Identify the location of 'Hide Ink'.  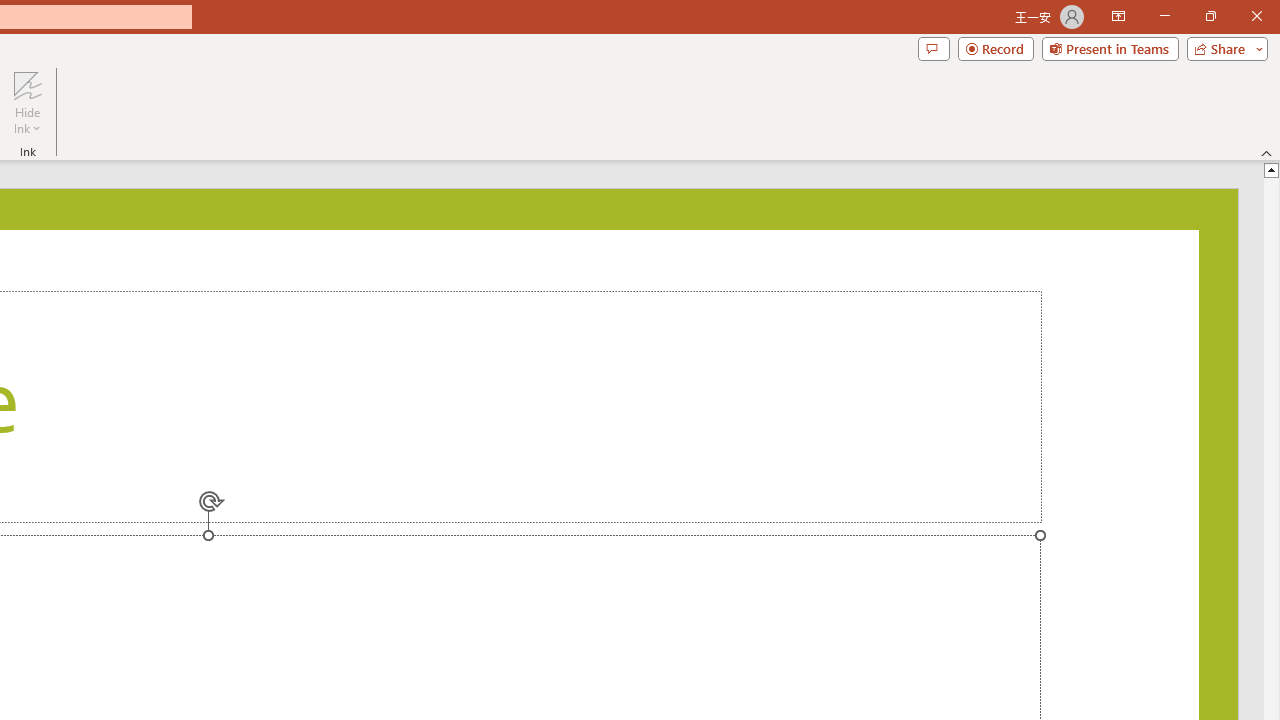
(27, 84).